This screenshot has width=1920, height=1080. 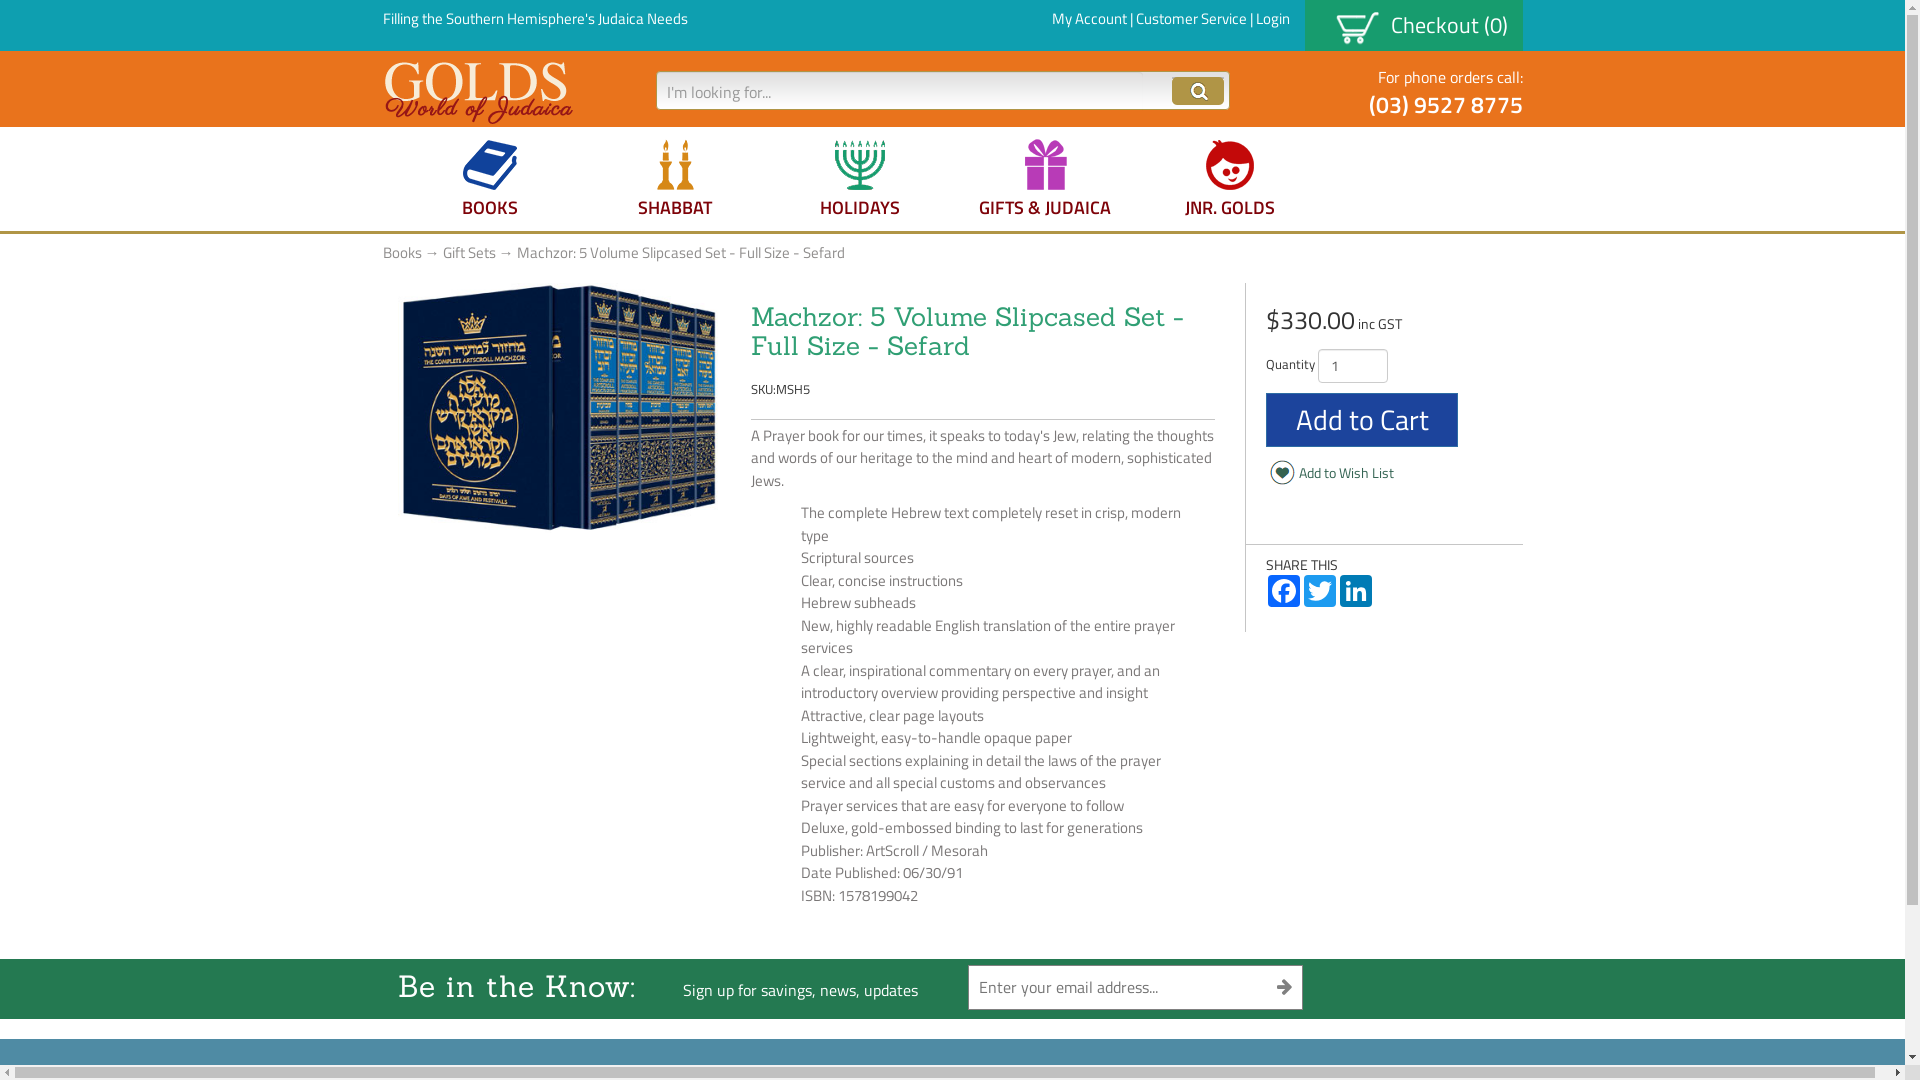 What do you see at coordinates (489, 177) in the screenshot?
I see `'BOOKS'` at bounding box center [489, 177].